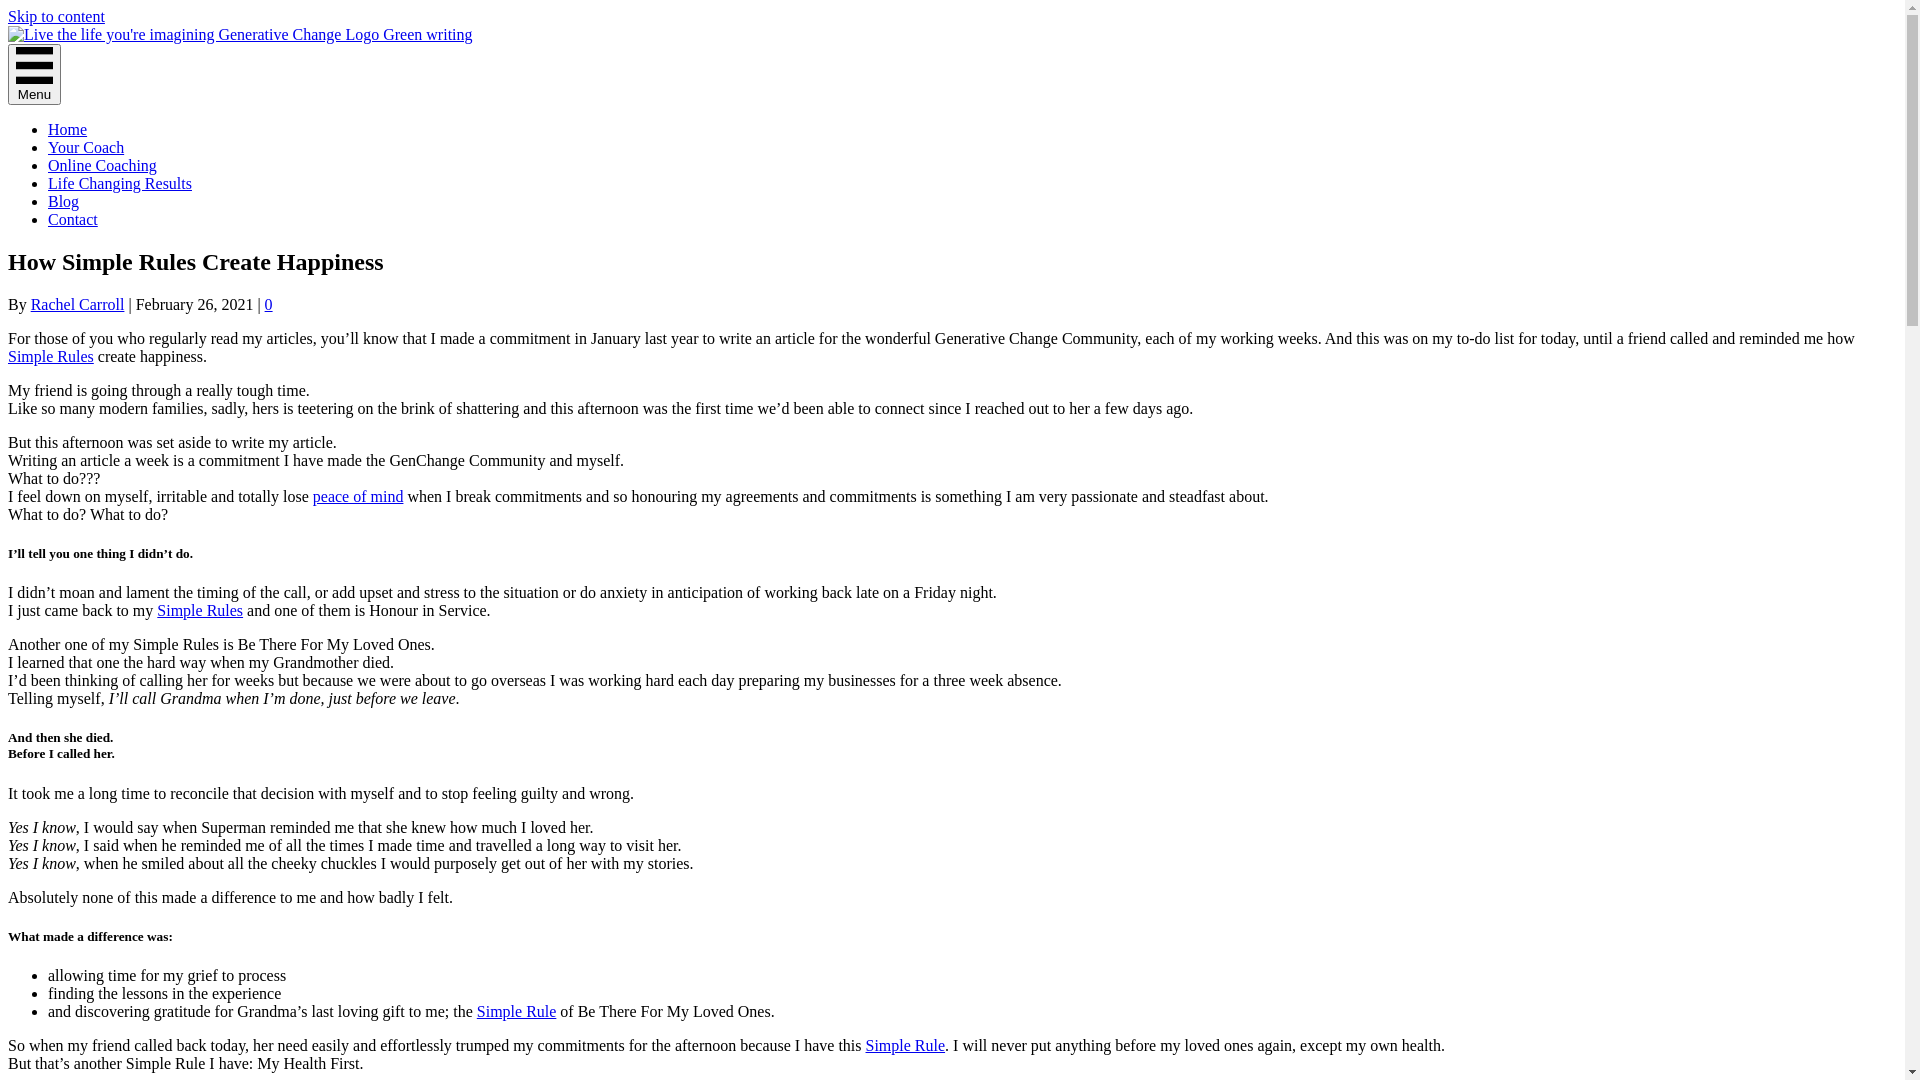 The width and height of the screenshot is (1920, 1080). What do you see at coordinates (101, 164) in the screenshot?
I see `'Online Coaching'` at bounding box center [101, 164].